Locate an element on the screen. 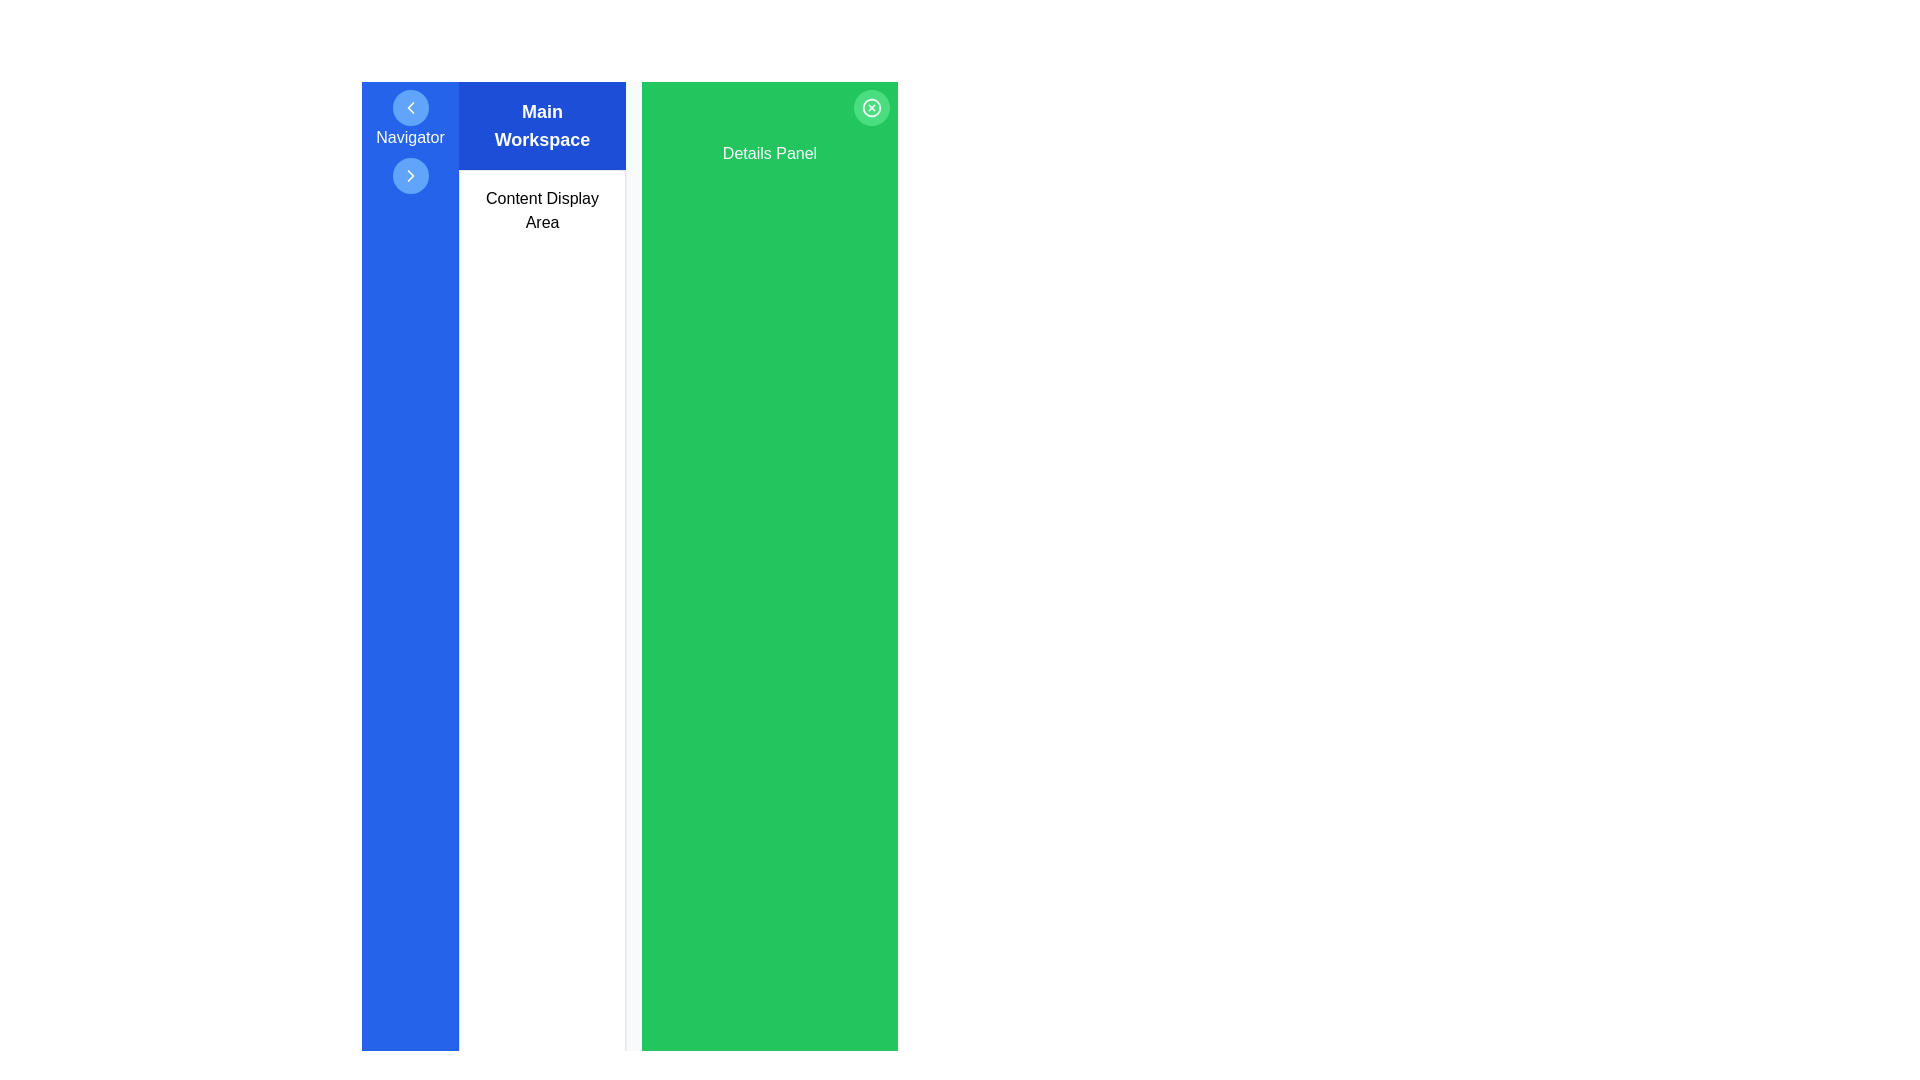  the chevron-right SVG icon located in the vertical blue navigation bar is located at coordinates (409, 175).